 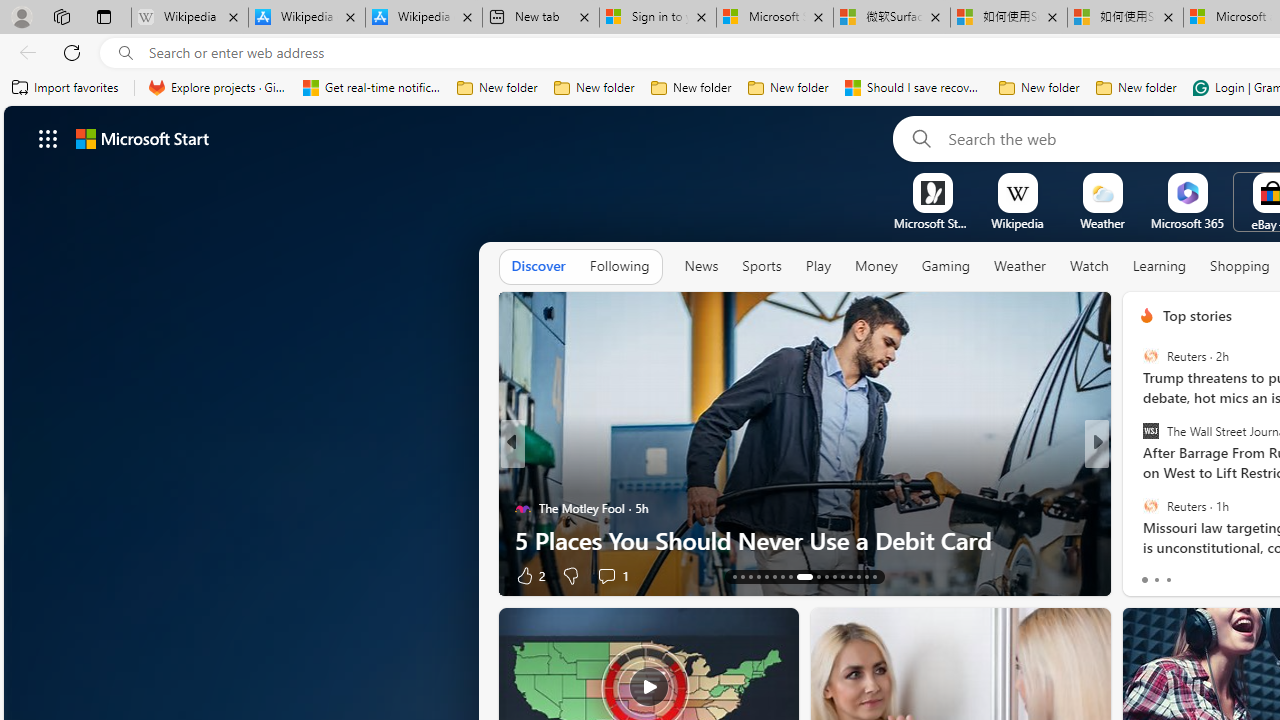 What do you see at coordinates (781, 577) in the screenshot?
I see `'AutomationID: tab-19'` at bounding box center [781, 577].